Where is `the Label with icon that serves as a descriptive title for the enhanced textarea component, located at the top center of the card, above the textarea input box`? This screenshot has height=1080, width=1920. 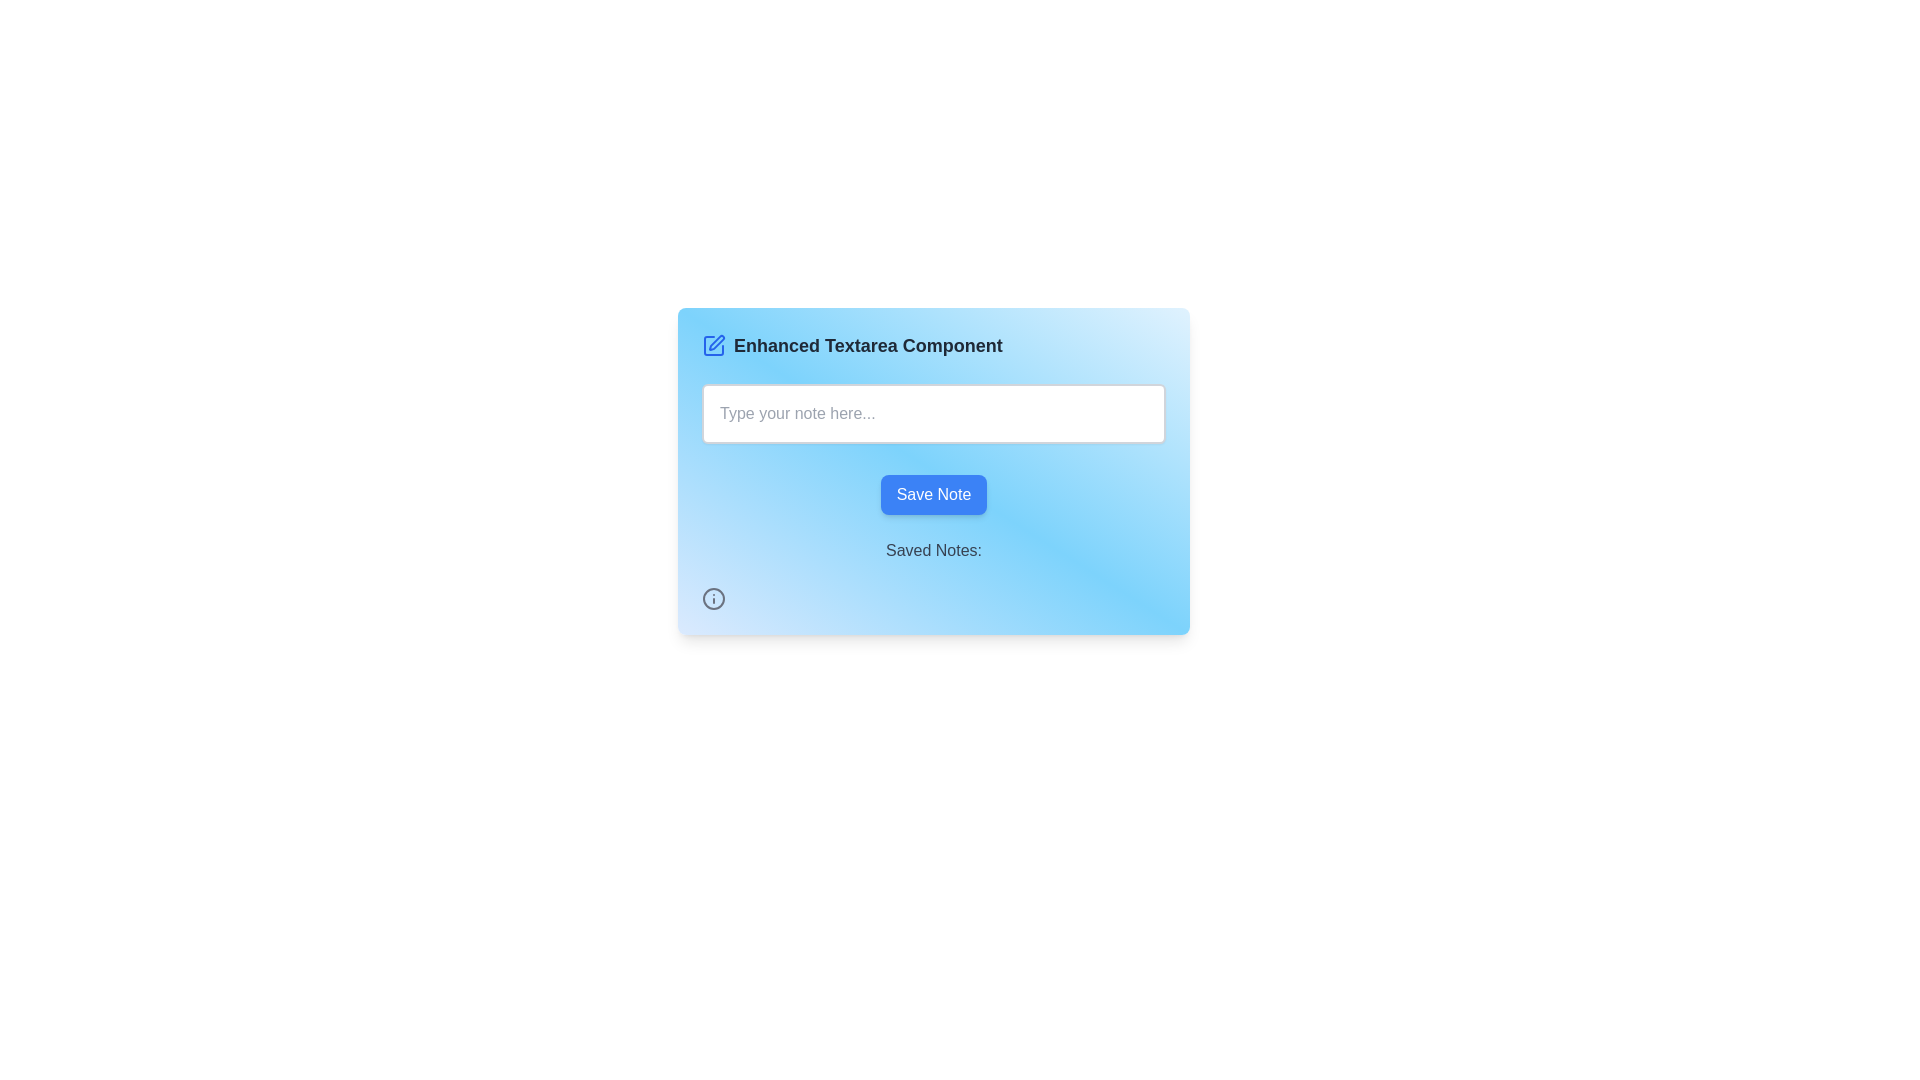
the Label with icon that serves as a descriptive title for the enhanced textarea component, located at the top center of the card, above the textarea input box is located at coordinates (933, 345).